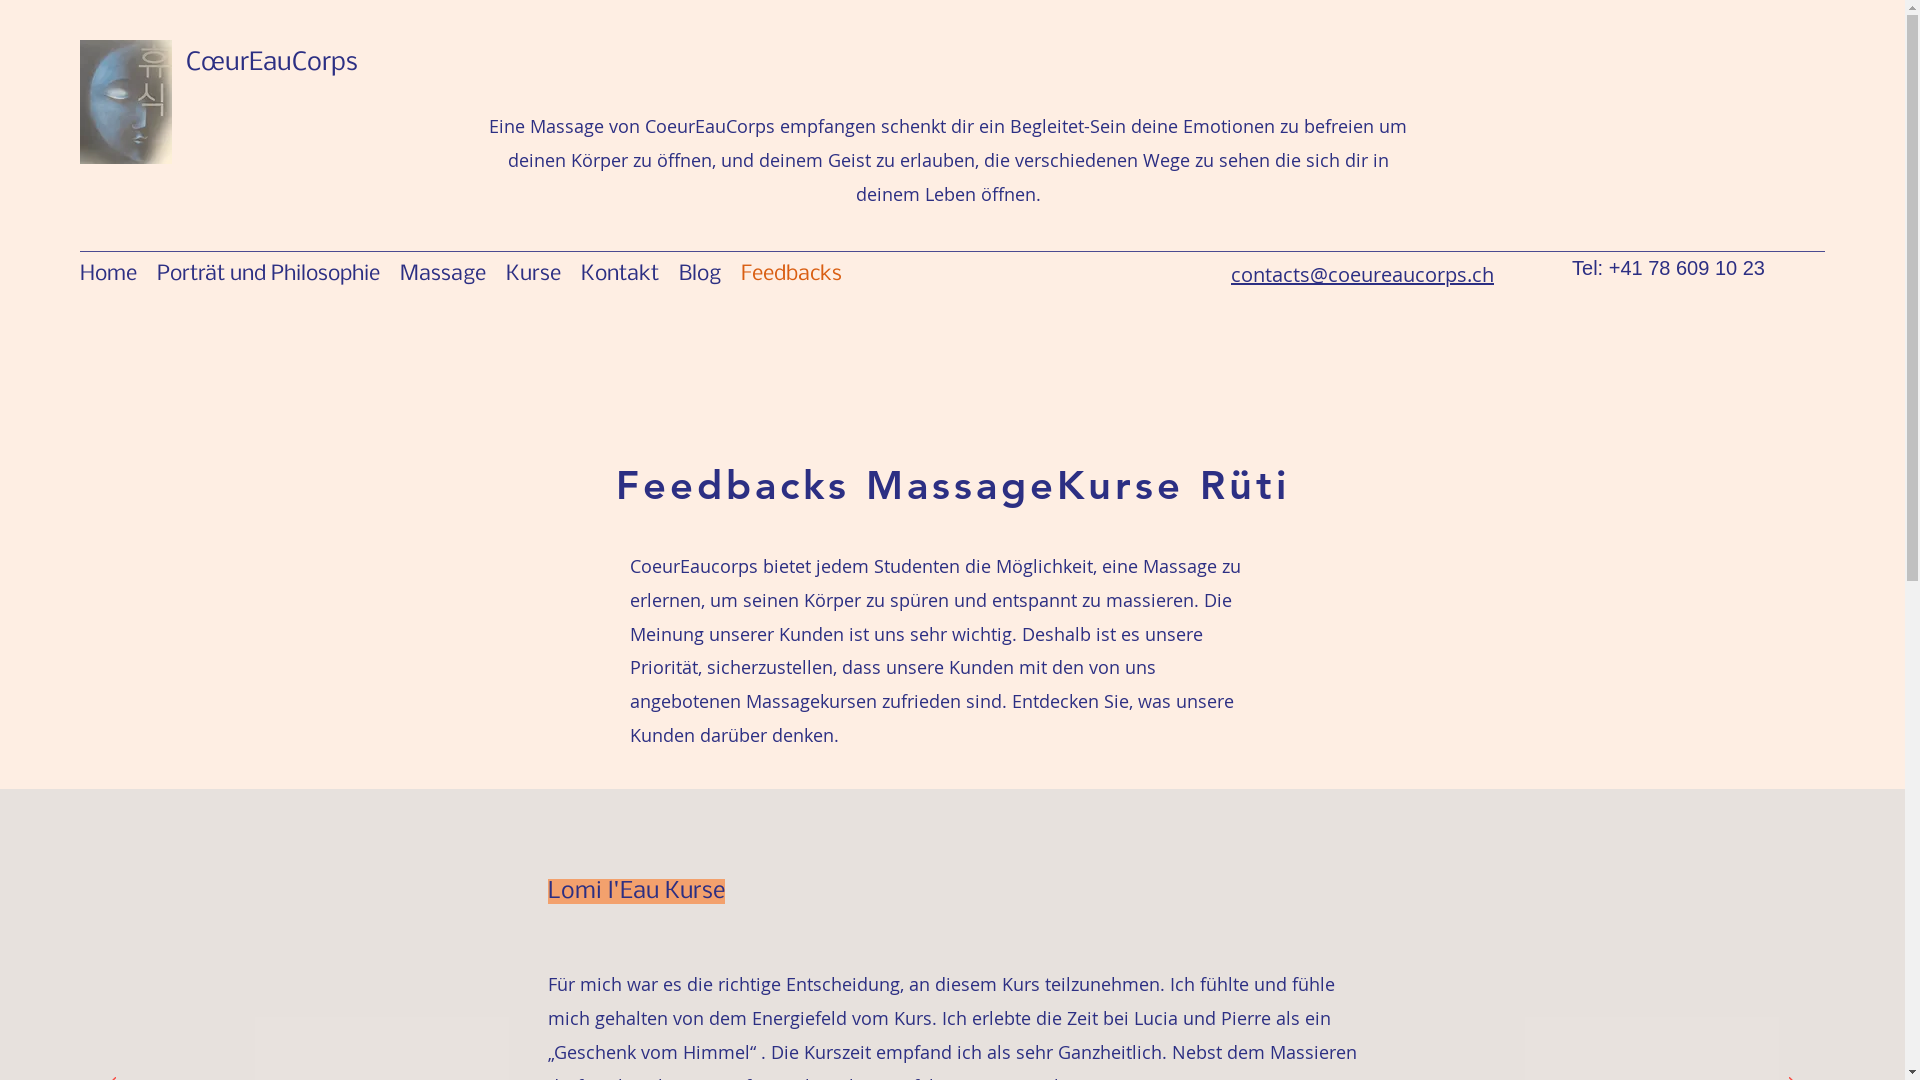  What do you see at coordinates (700, 274) in the screenshot?
I see `'Blog'` at bounding box center [700, 274].